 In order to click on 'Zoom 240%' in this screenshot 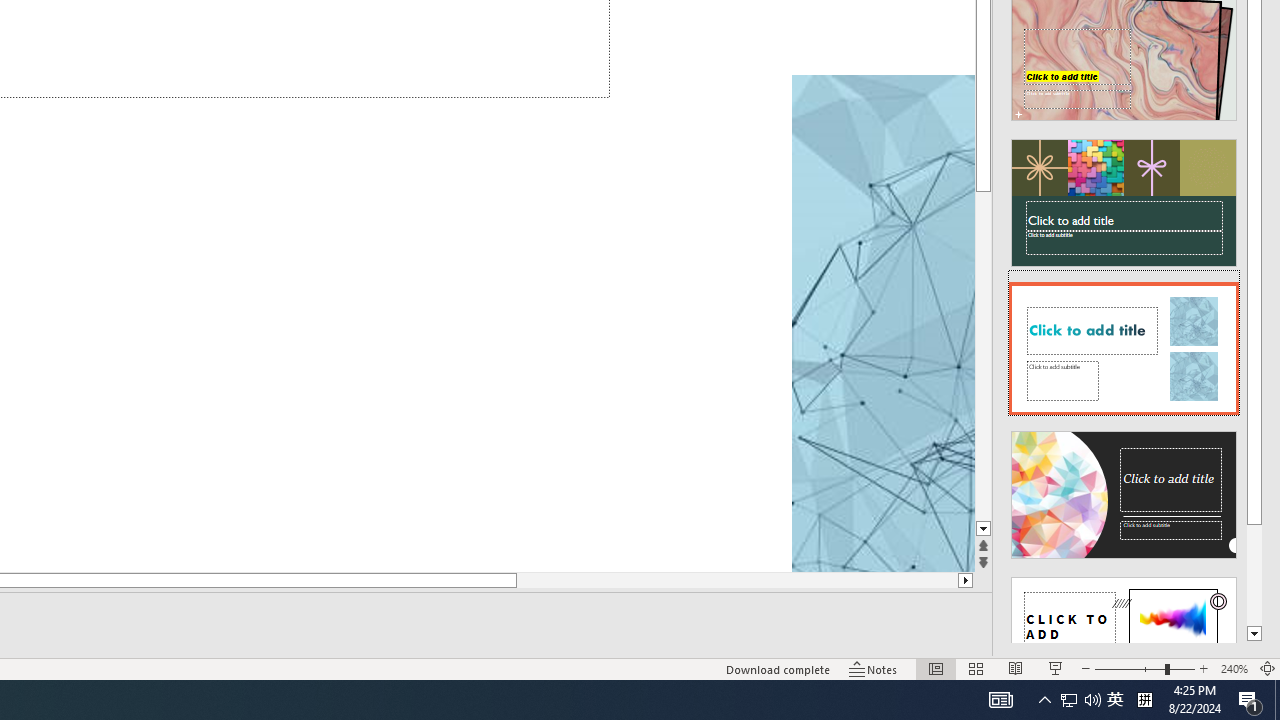, I will do `click(1233, 669)`.